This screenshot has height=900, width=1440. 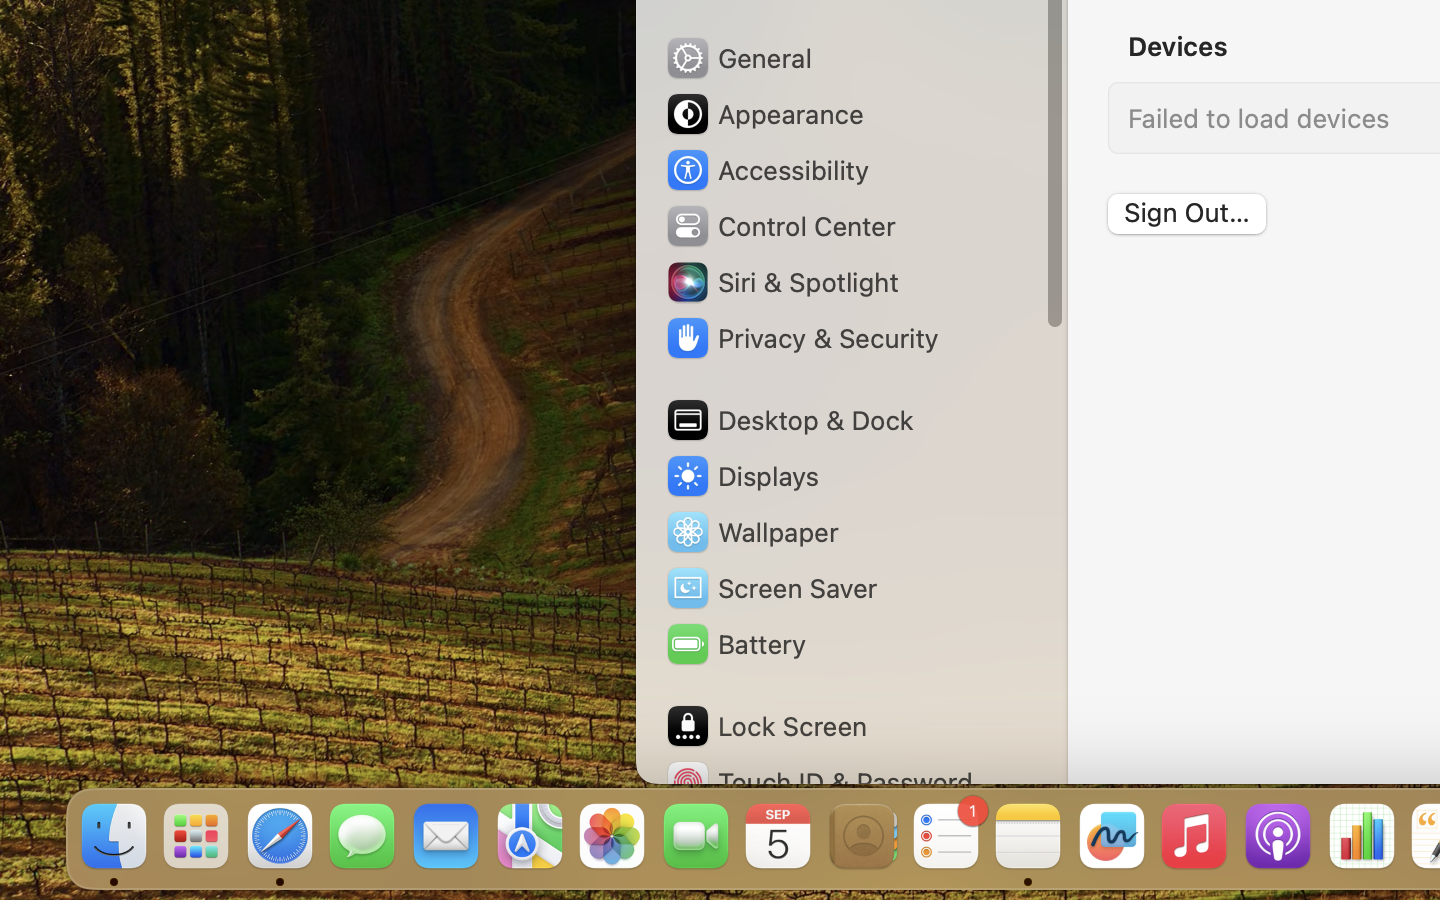 What do you see at coordinates (801, 338) in the screenshot?
I see `'Privacy & Security'` at bounding box center [801, 338].